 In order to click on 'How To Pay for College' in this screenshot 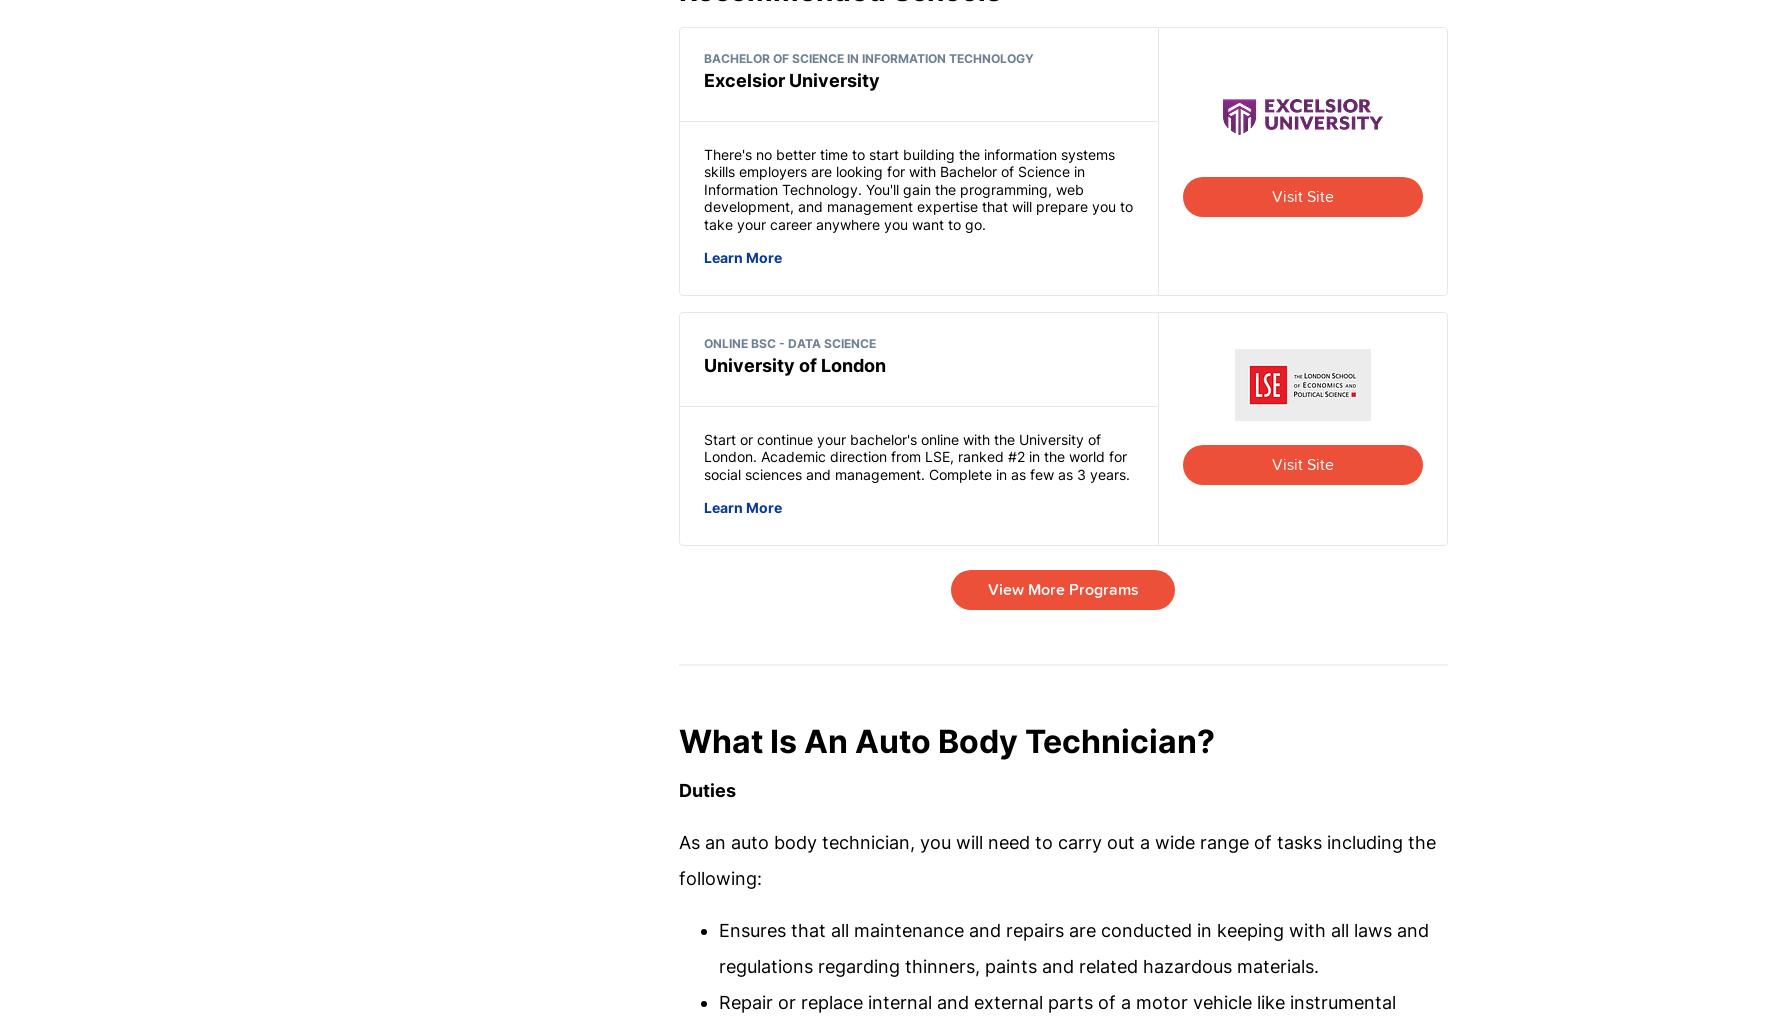, I will do `click(904, 917)`.